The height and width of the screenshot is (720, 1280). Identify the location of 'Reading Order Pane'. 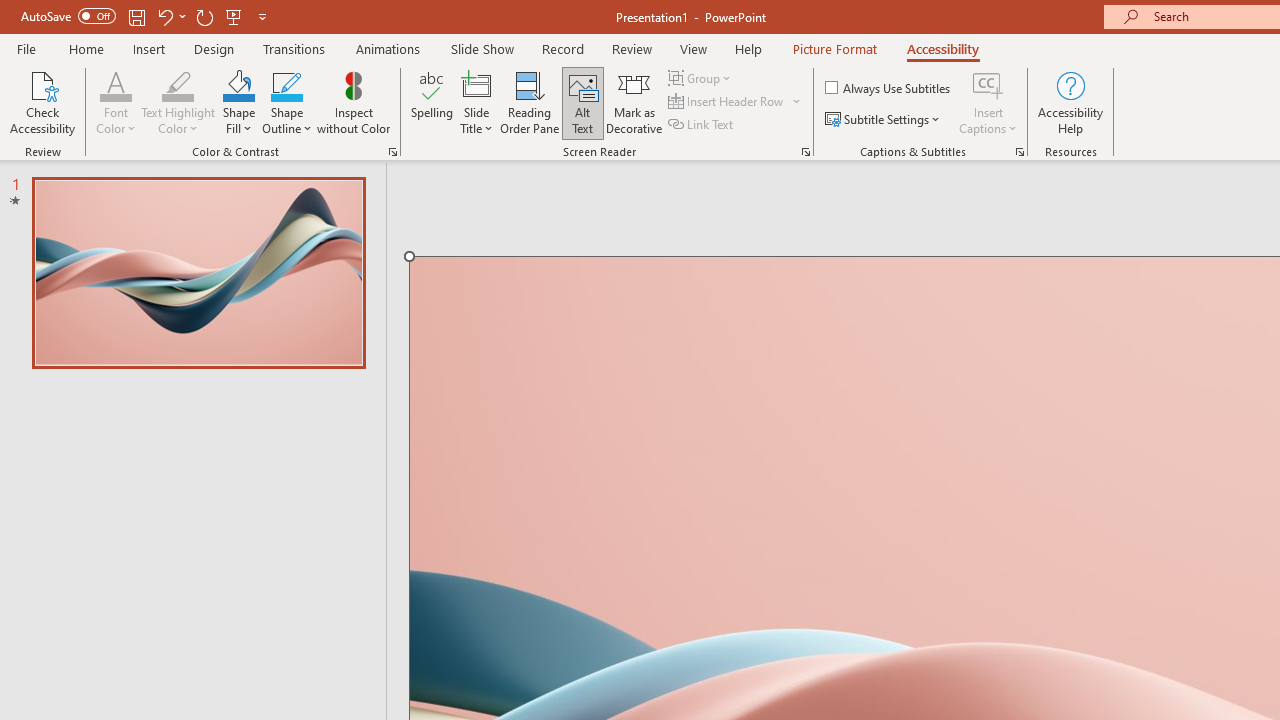
(529, 103).